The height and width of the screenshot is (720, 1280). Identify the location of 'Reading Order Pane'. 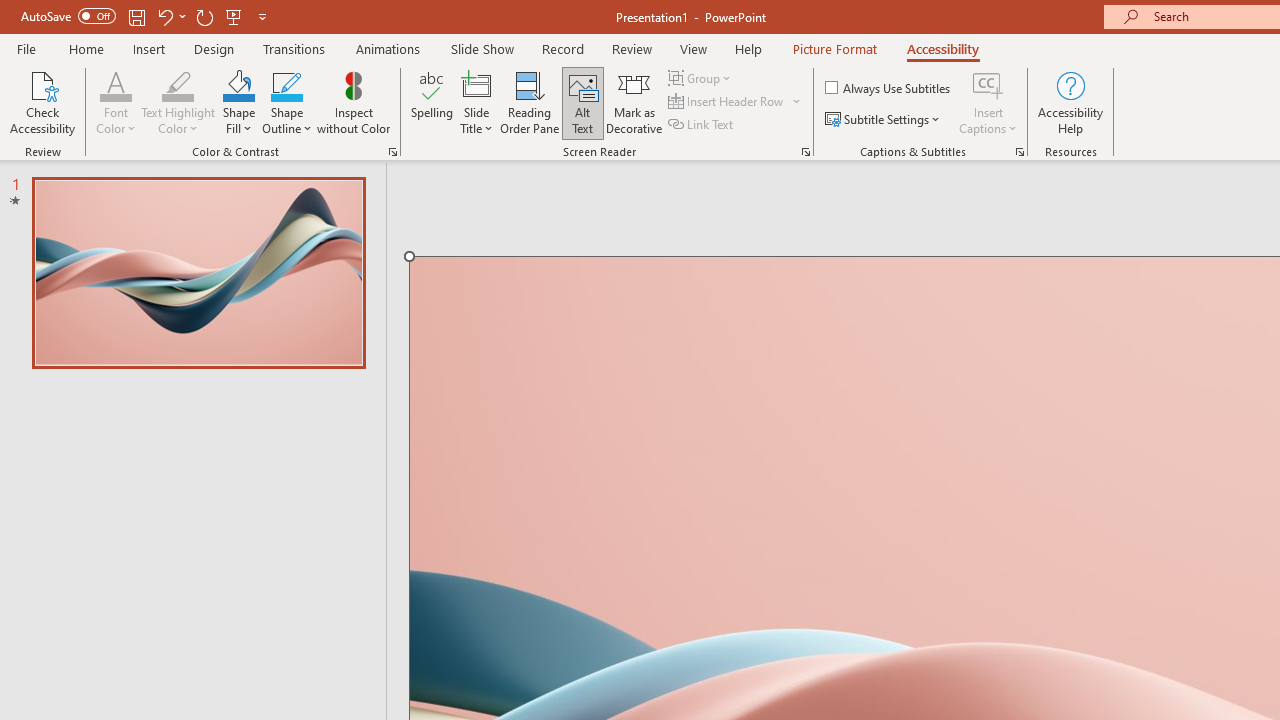
(529, 103).